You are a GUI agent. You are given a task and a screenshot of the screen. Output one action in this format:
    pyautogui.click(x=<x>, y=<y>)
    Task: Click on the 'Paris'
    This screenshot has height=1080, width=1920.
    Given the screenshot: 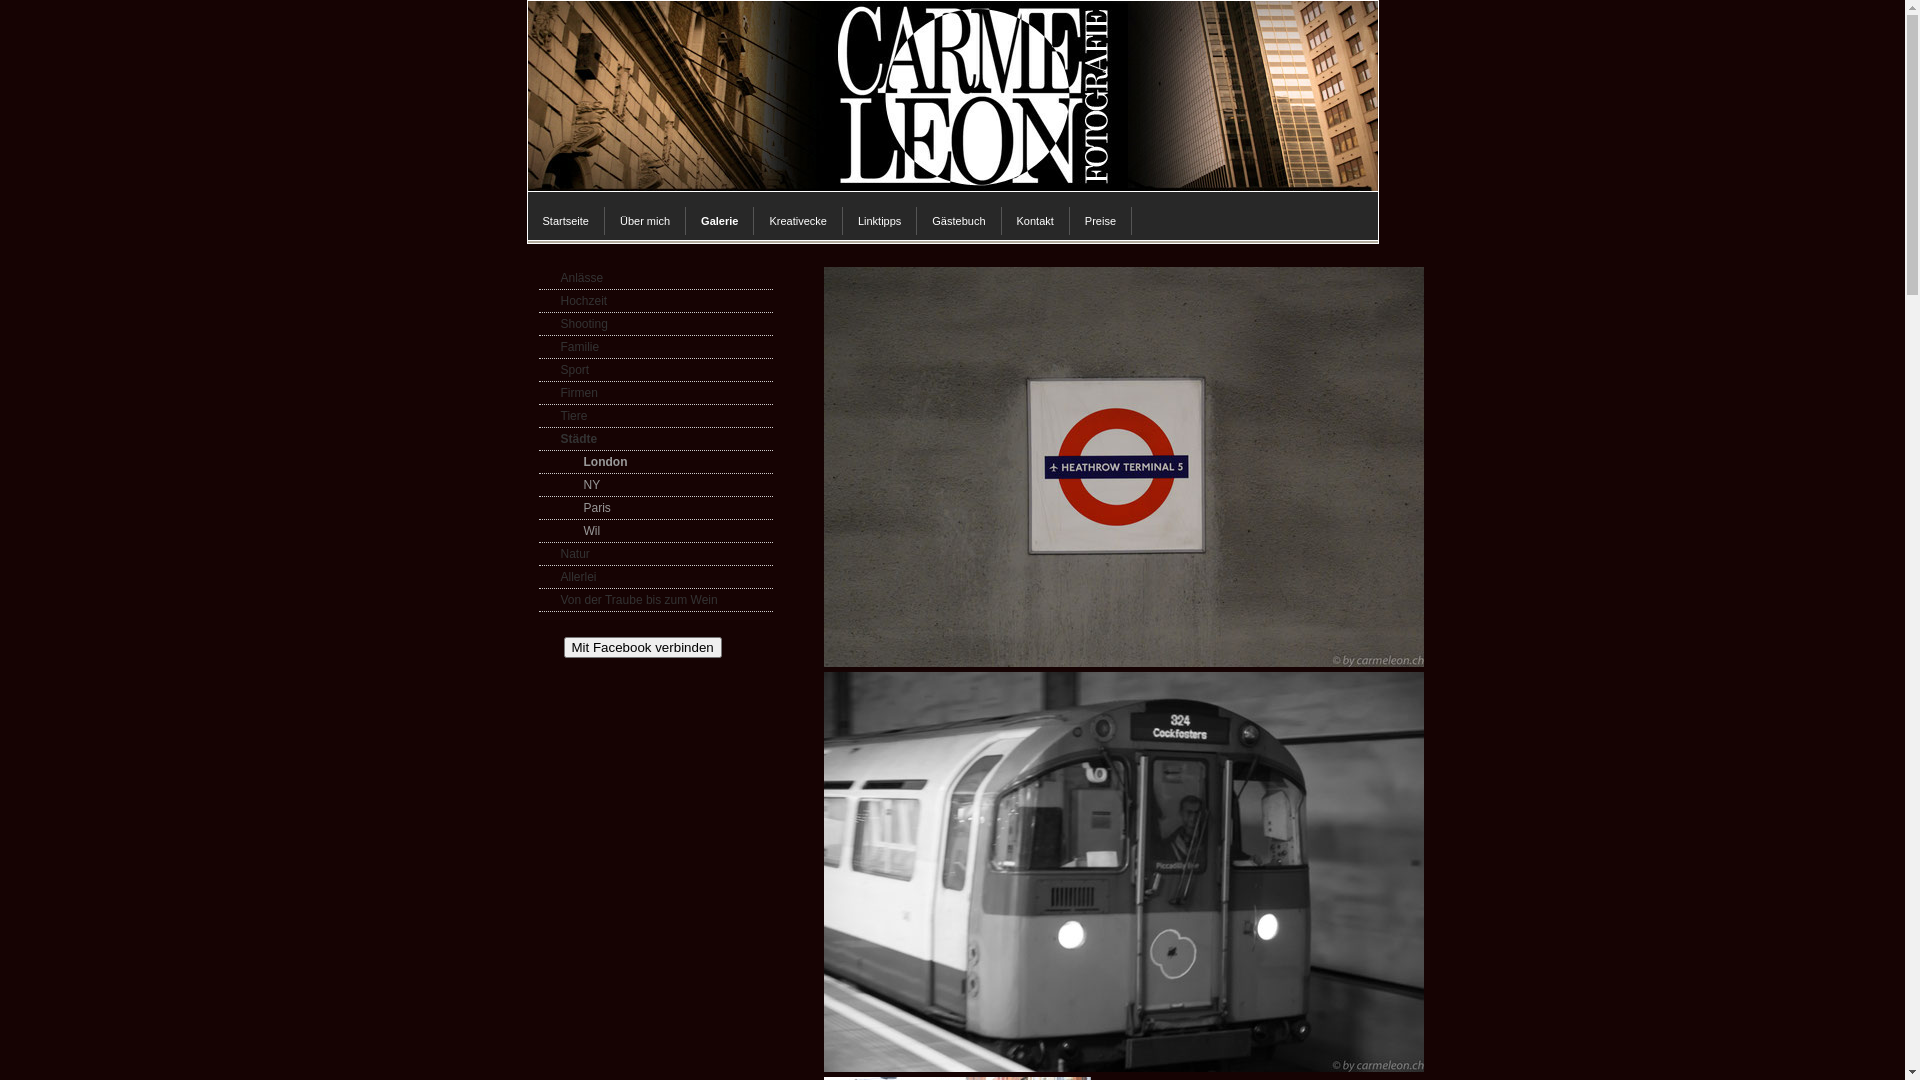 What is the action you would take?
    pyautogui.click(x=654, y=507)
    